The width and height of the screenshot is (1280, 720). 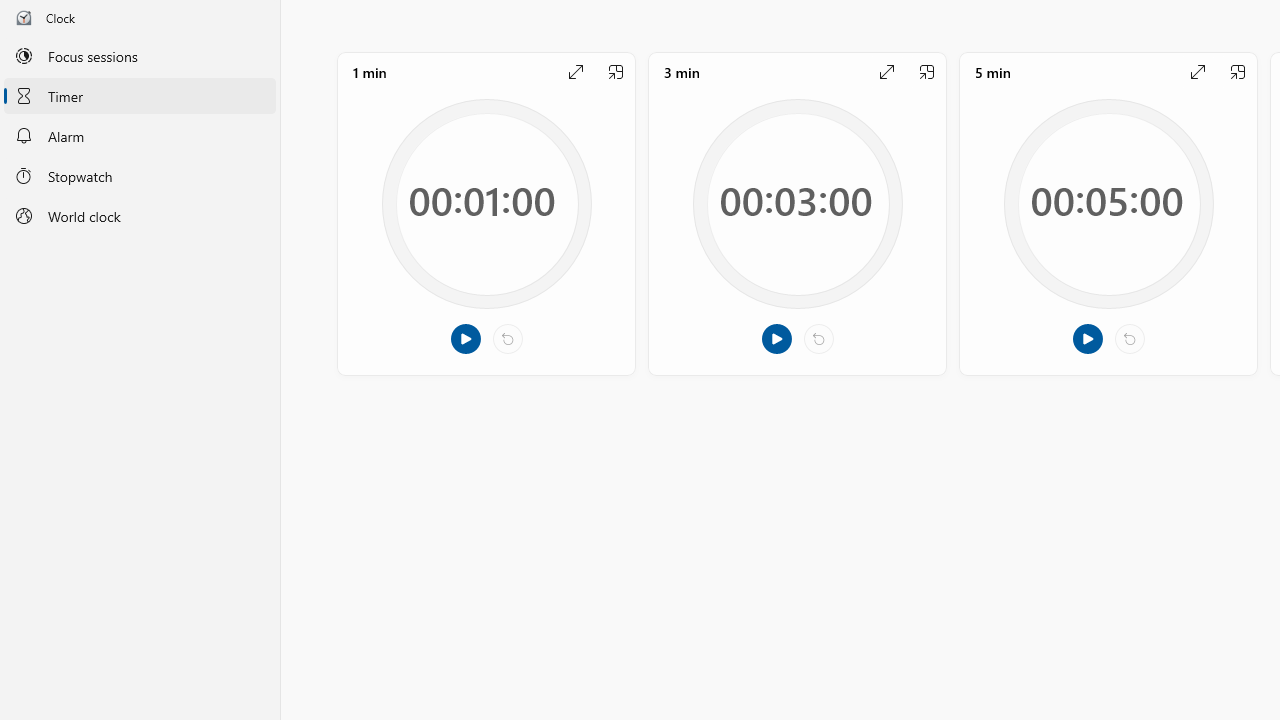 What do you see at coordinates (139, 135) in the screenshot?
I see `'Alarm'` at bounding box center [139, 135].